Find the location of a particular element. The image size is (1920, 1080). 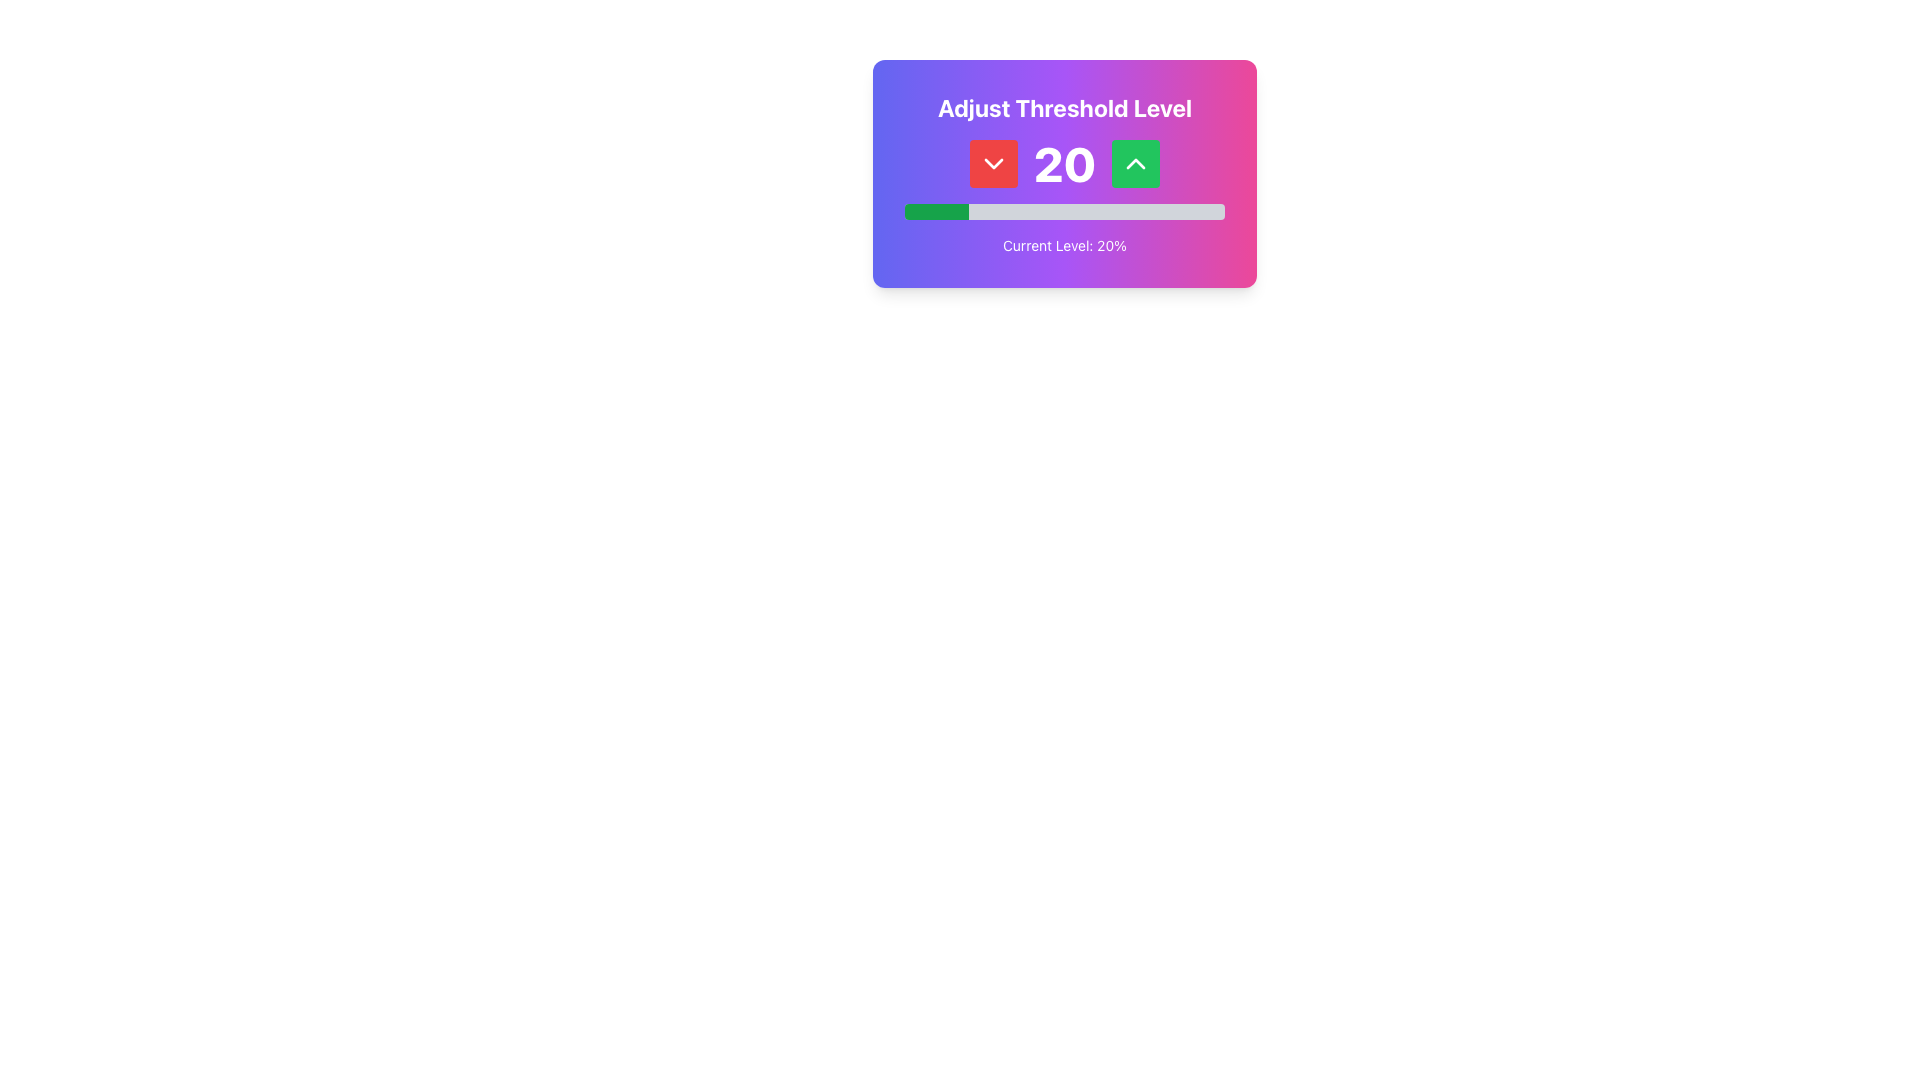

the leftmost 20% segment of the progress bar, which represents 20% completion of a task, located at the bottom part of the card interface is located at coordinates (935, 212).